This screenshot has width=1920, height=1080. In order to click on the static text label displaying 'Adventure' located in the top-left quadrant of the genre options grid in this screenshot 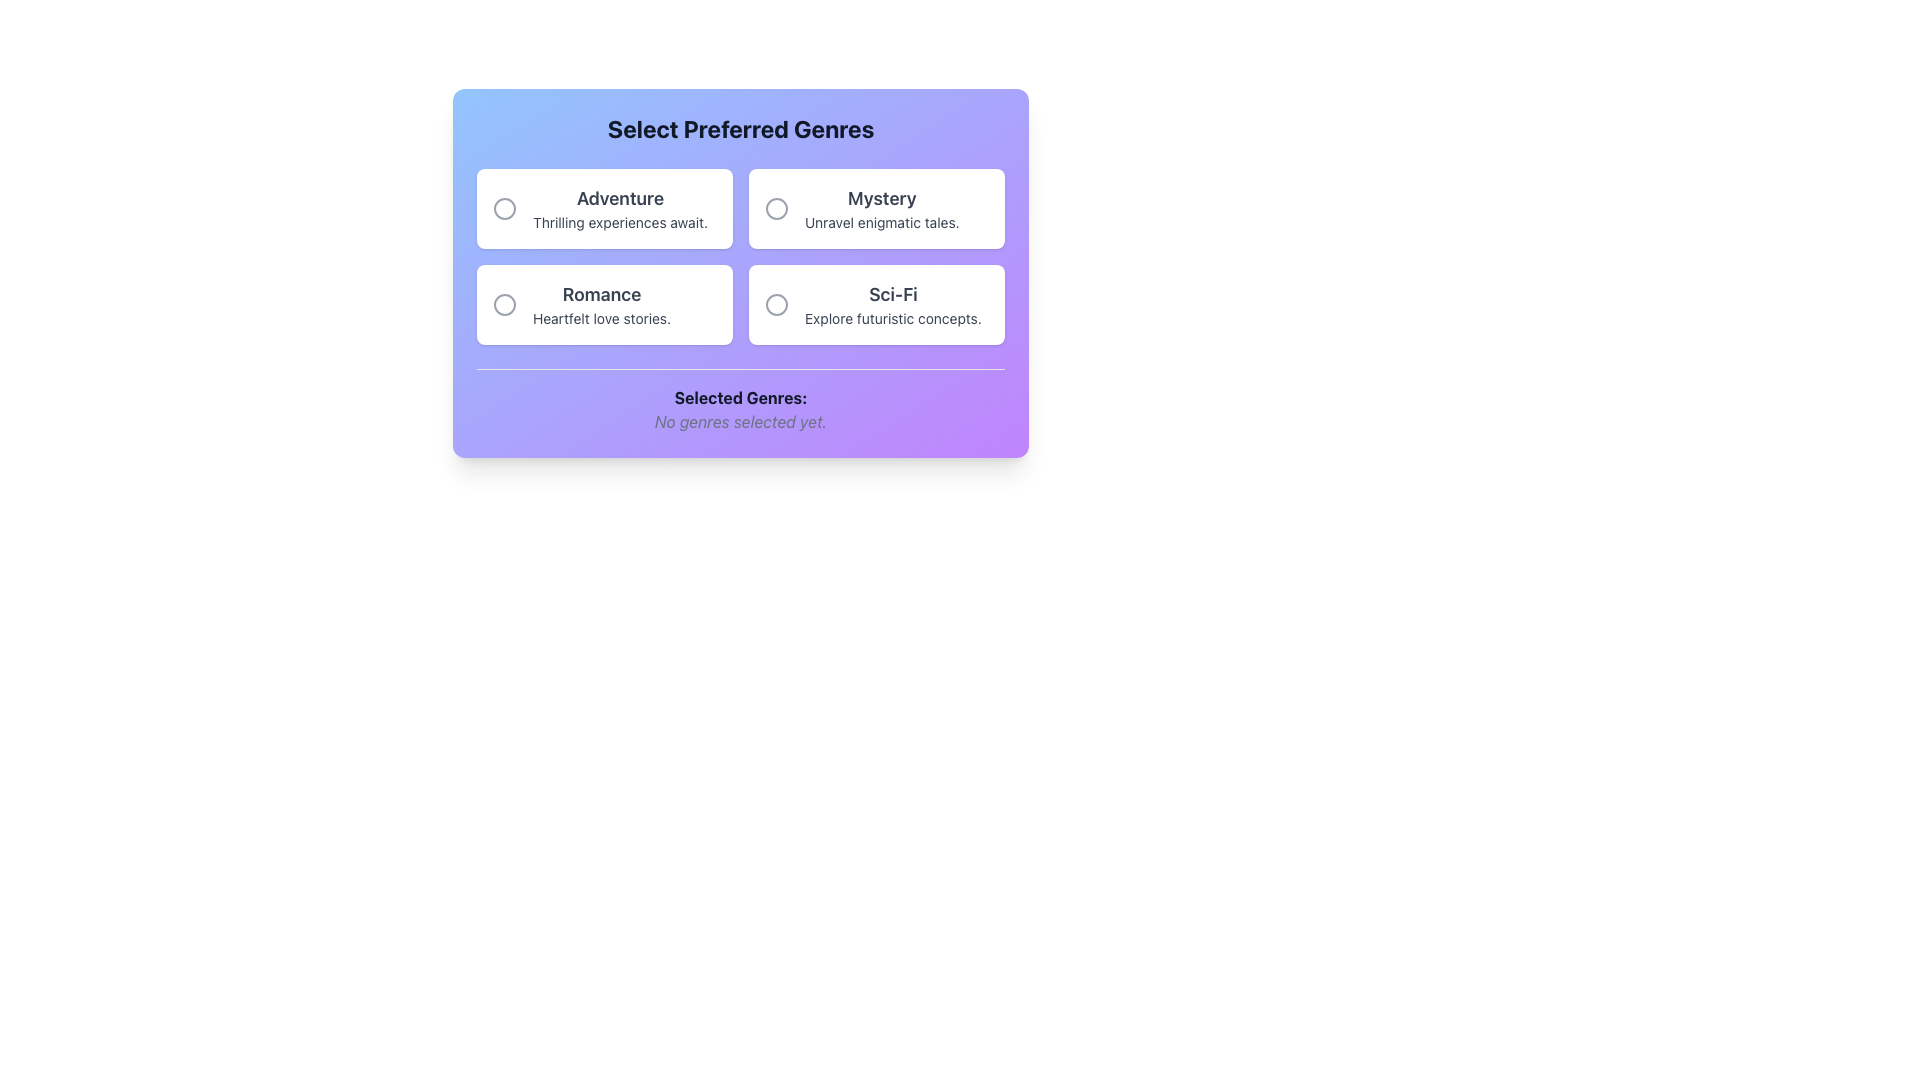, I will do `click(619, 208)`.